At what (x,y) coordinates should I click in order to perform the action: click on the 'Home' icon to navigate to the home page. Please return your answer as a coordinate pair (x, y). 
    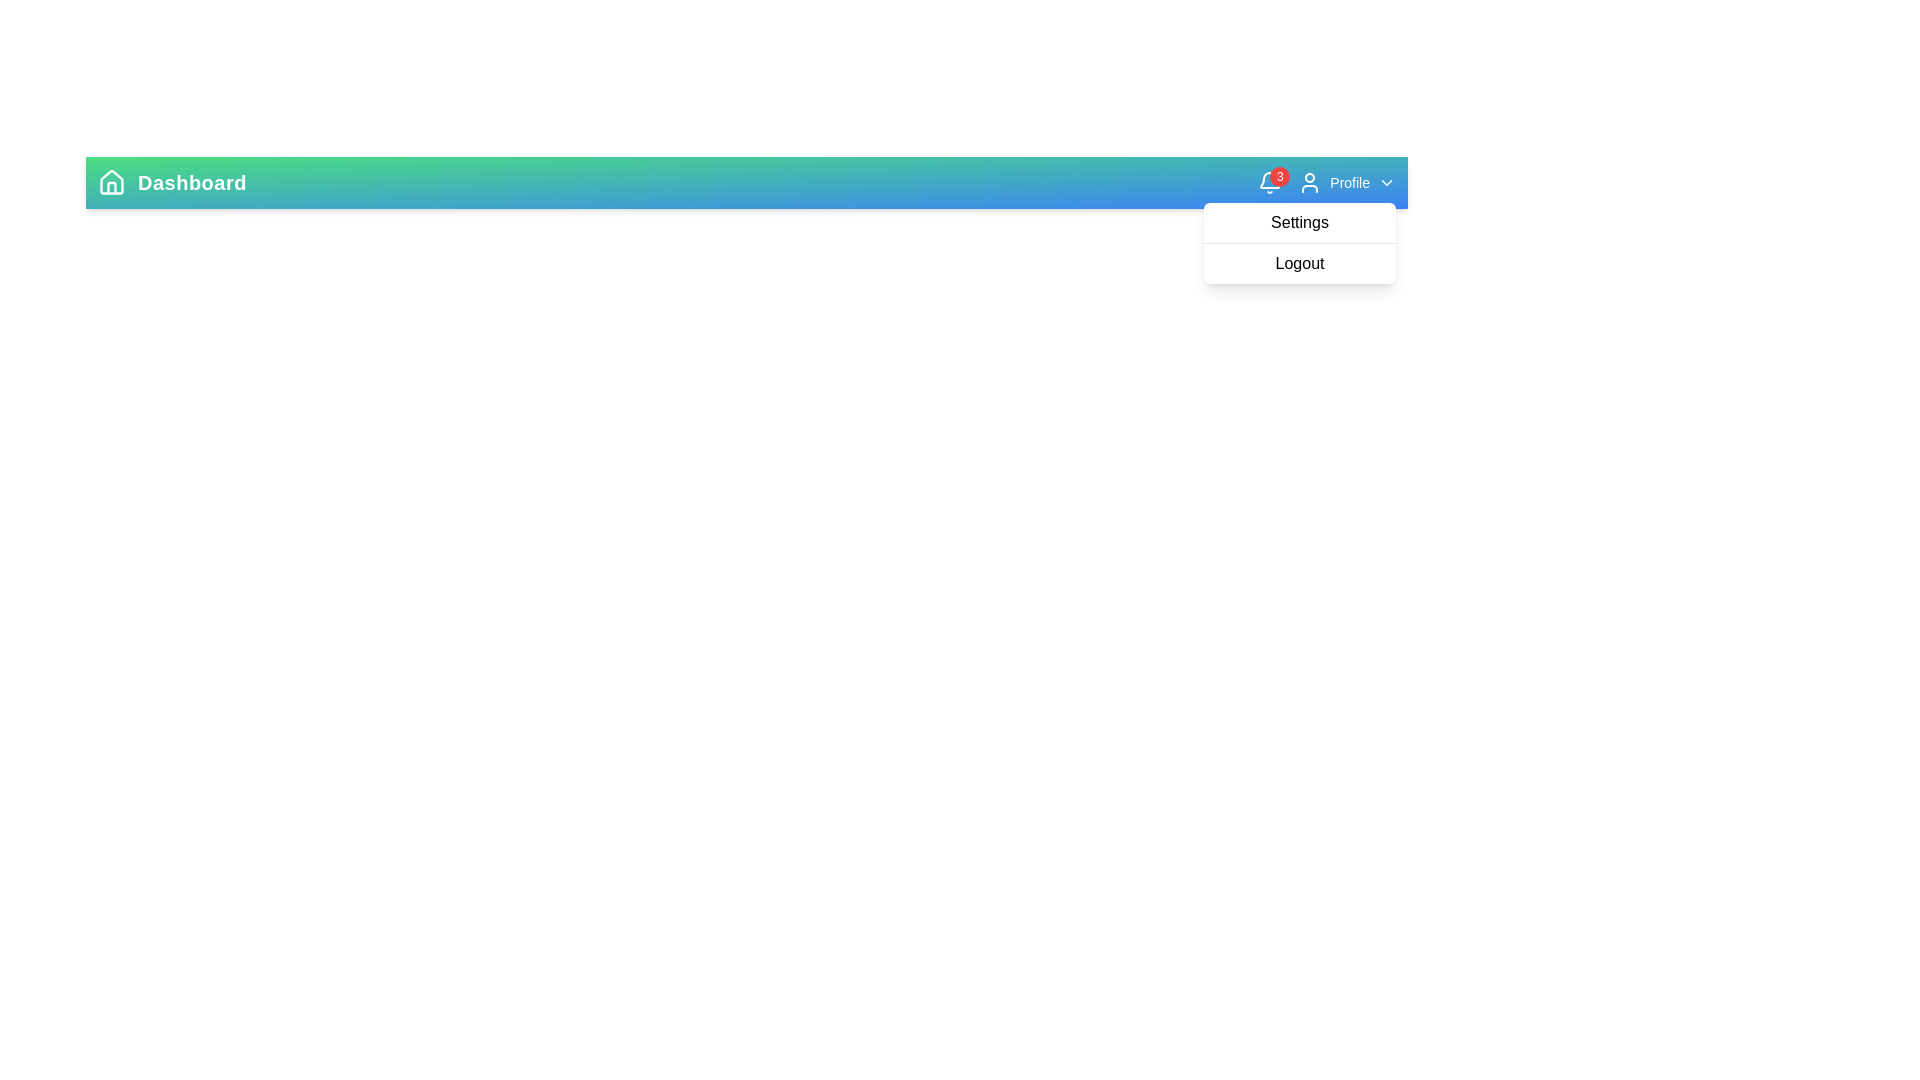
    Looking at the image, I should click on (110, 182).